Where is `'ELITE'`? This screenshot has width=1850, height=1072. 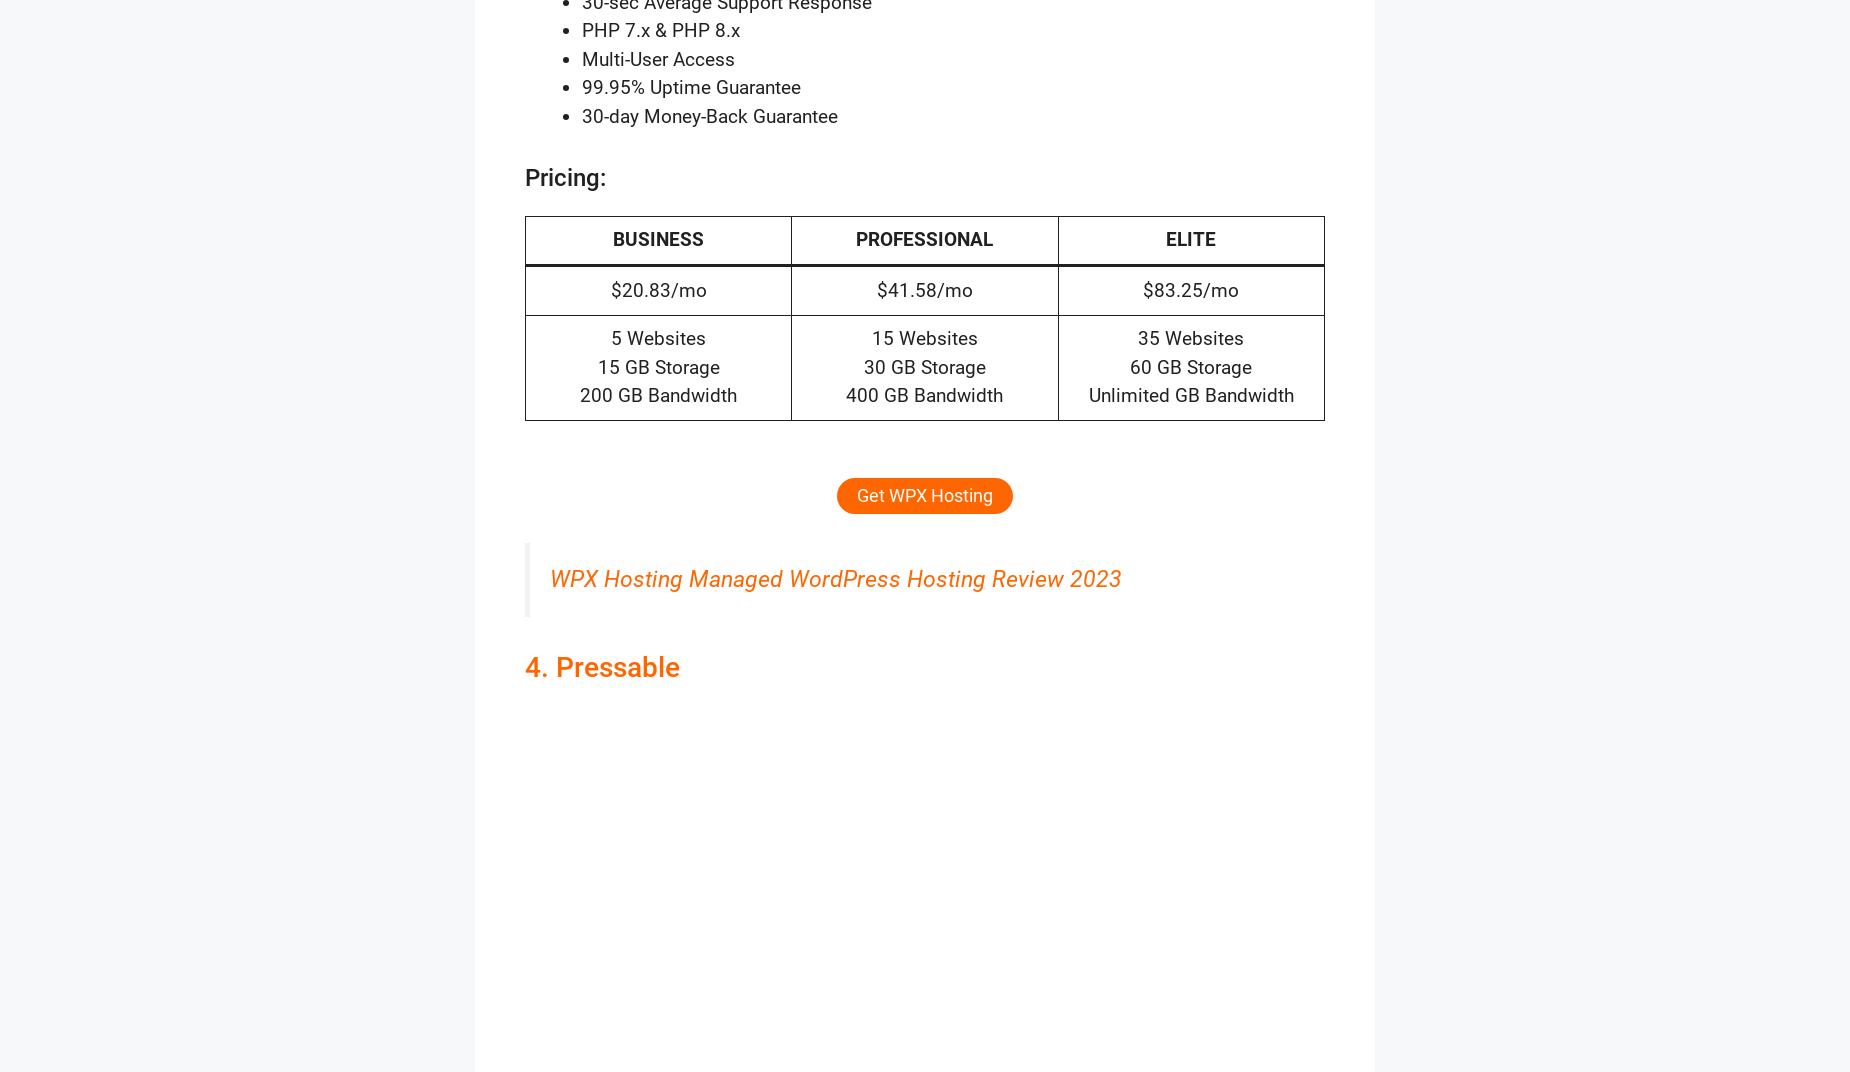
'ELITE' is located at coordinates (1190, 239).